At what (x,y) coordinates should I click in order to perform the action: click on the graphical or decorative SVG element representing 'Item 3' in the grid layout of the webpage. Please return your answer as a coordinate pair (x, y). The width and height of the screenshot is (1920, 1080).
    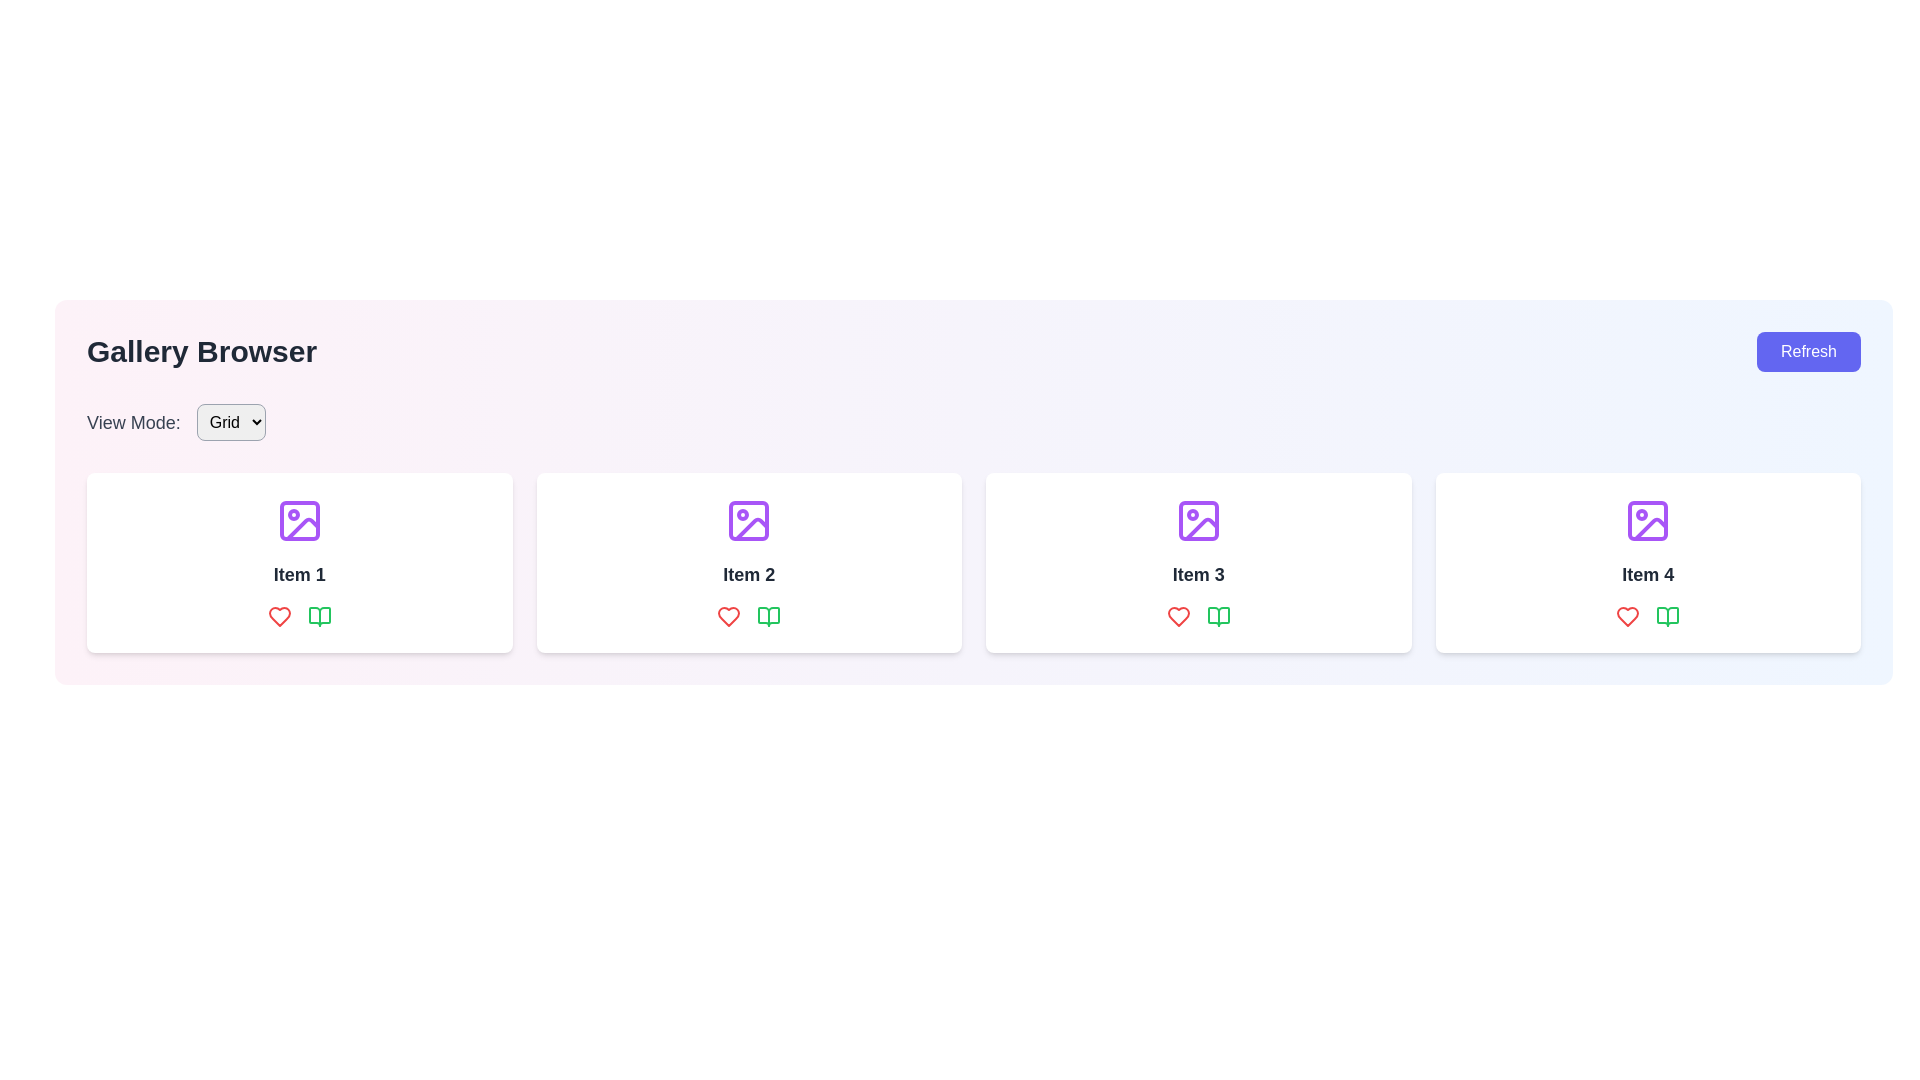
    Looking at the image, I should click on (1198, 519).